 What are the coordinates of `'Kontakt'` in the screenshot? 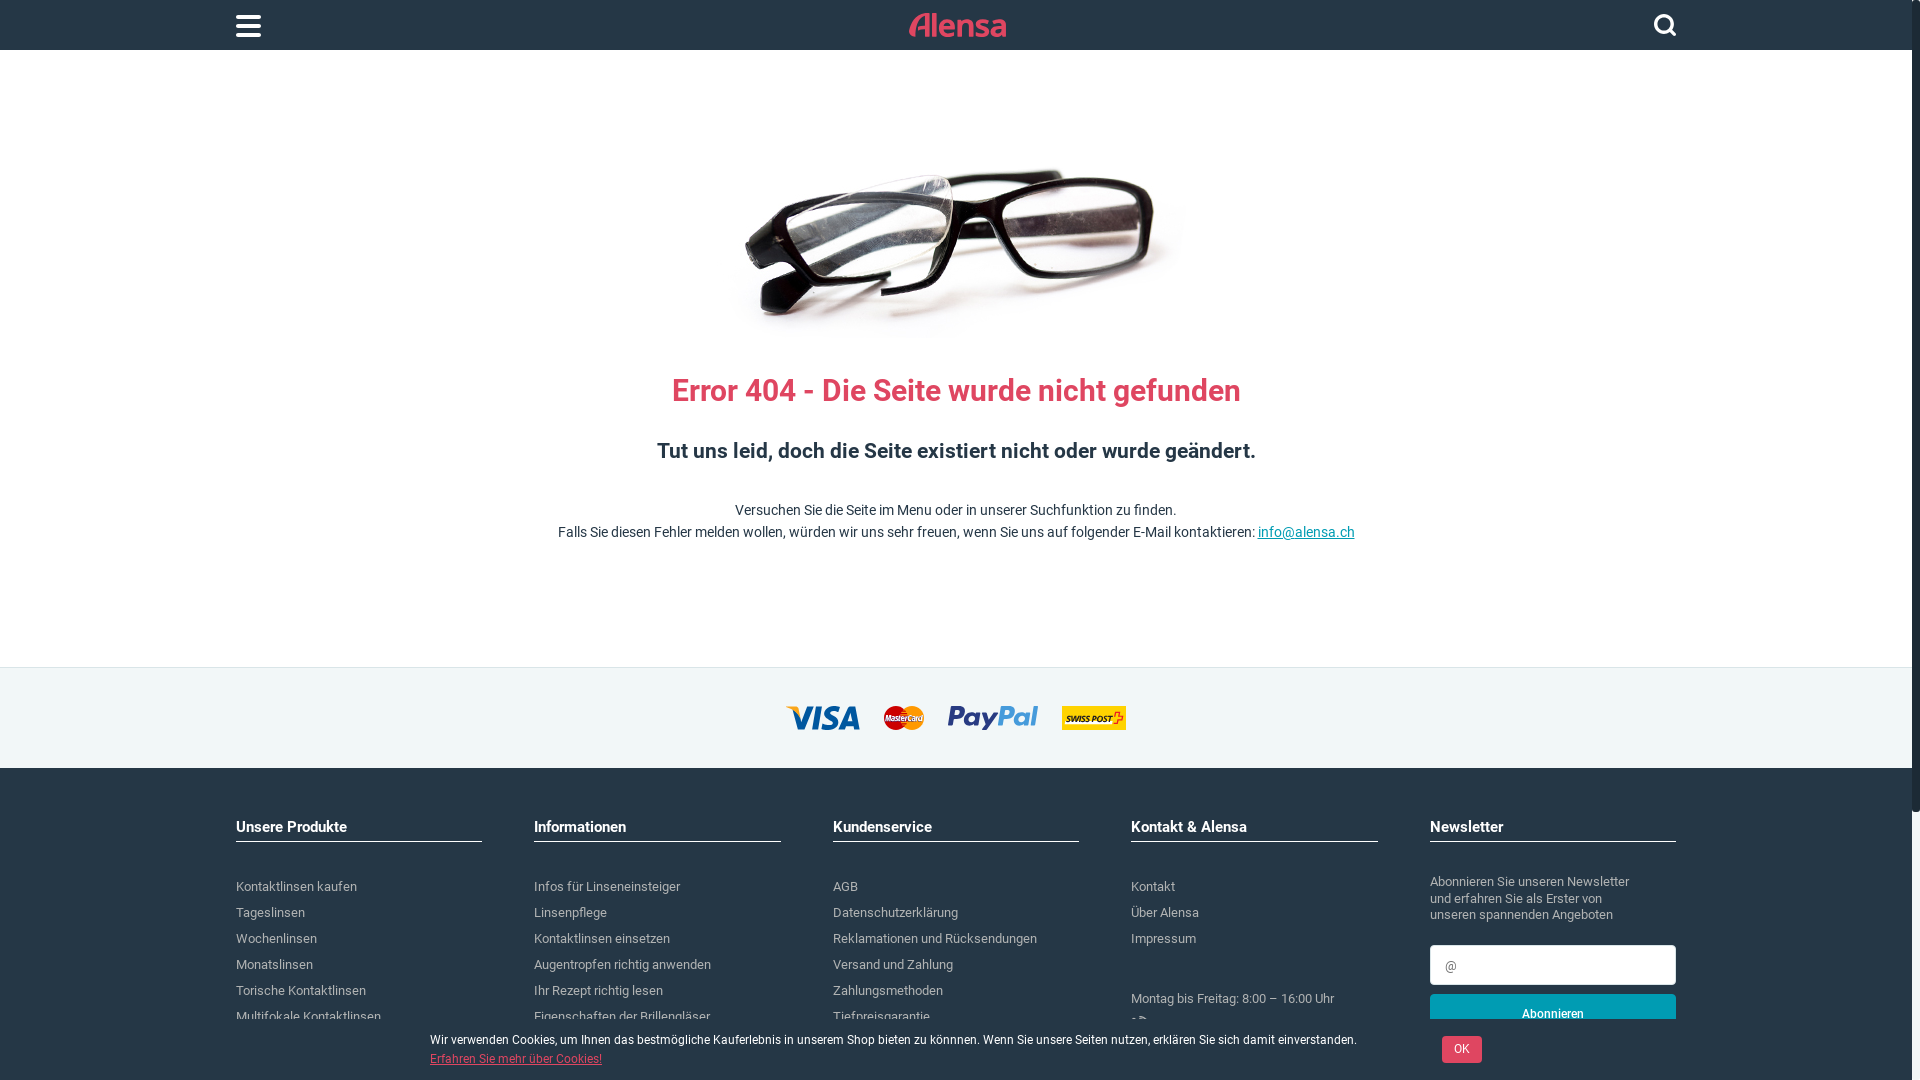 It's located at (1152, 885).